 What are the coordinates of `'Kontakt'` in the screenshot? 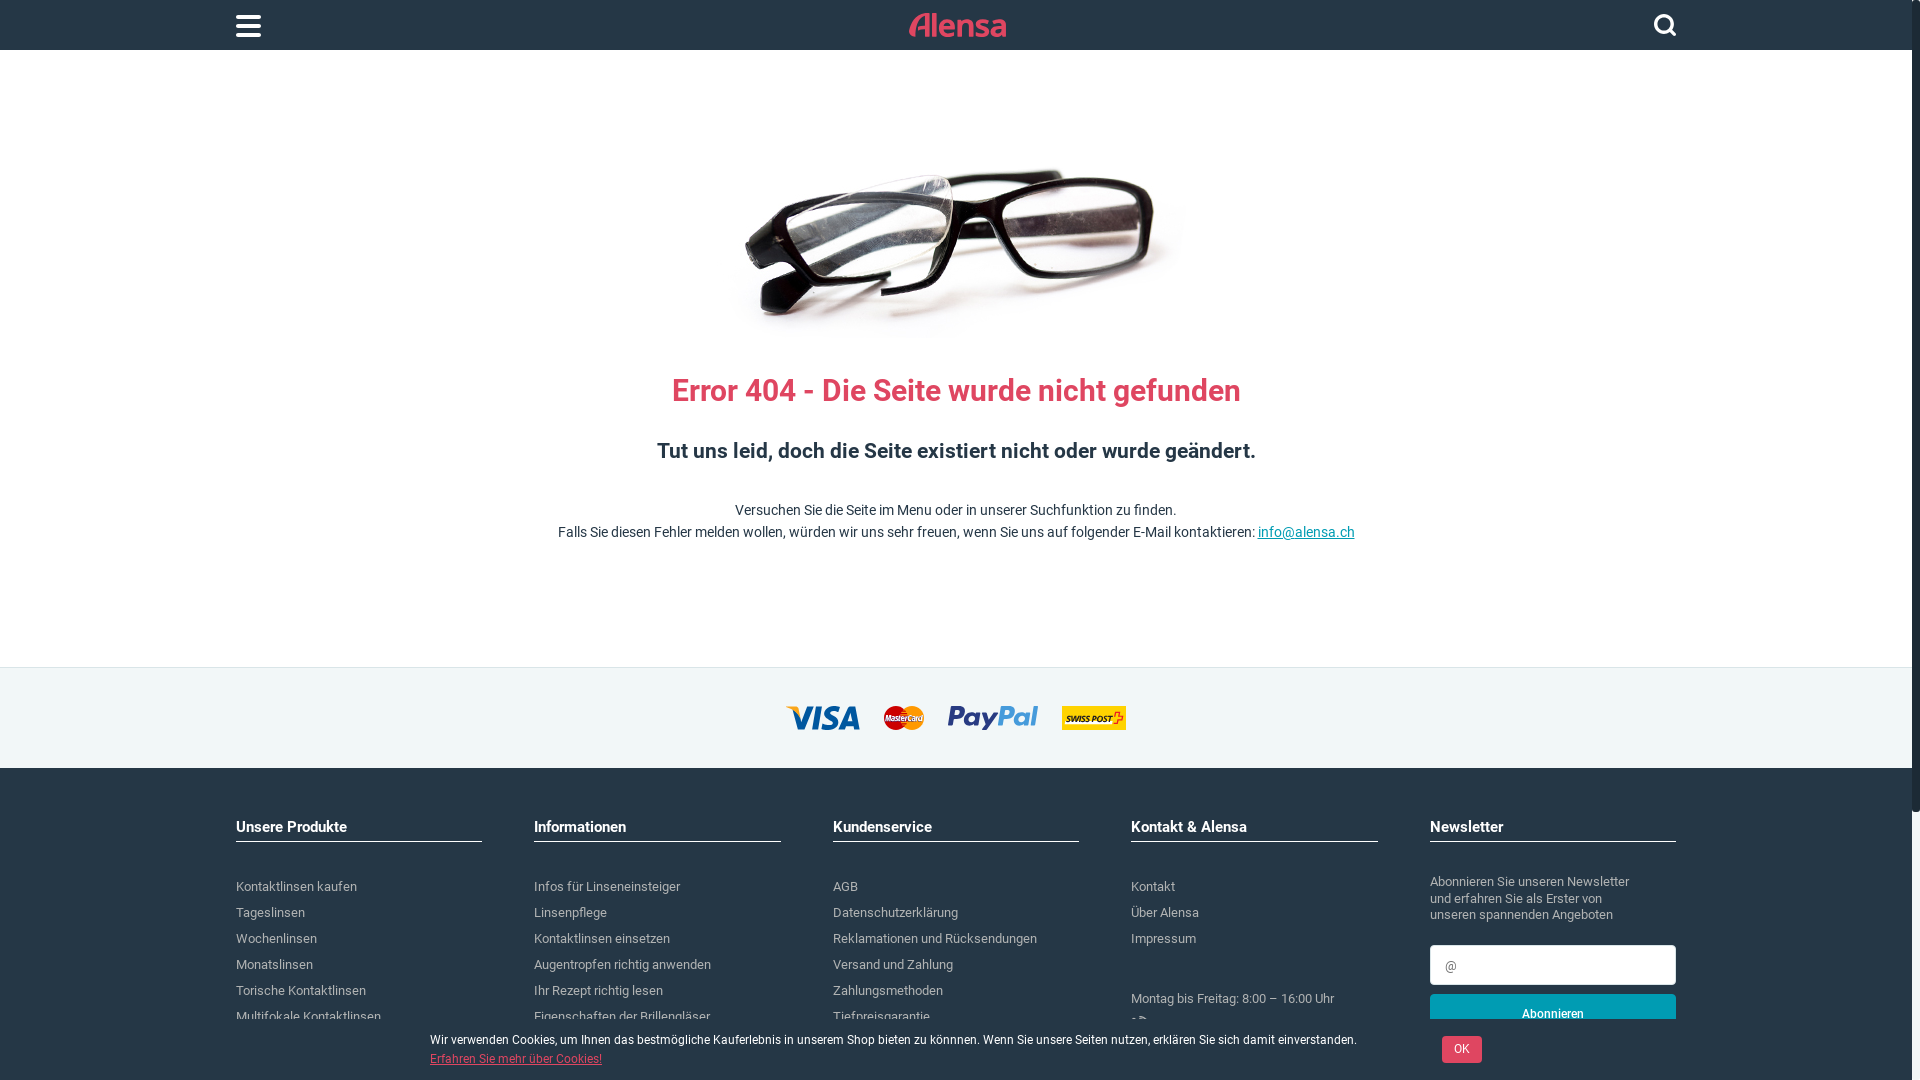 It's located at (1152, 885).